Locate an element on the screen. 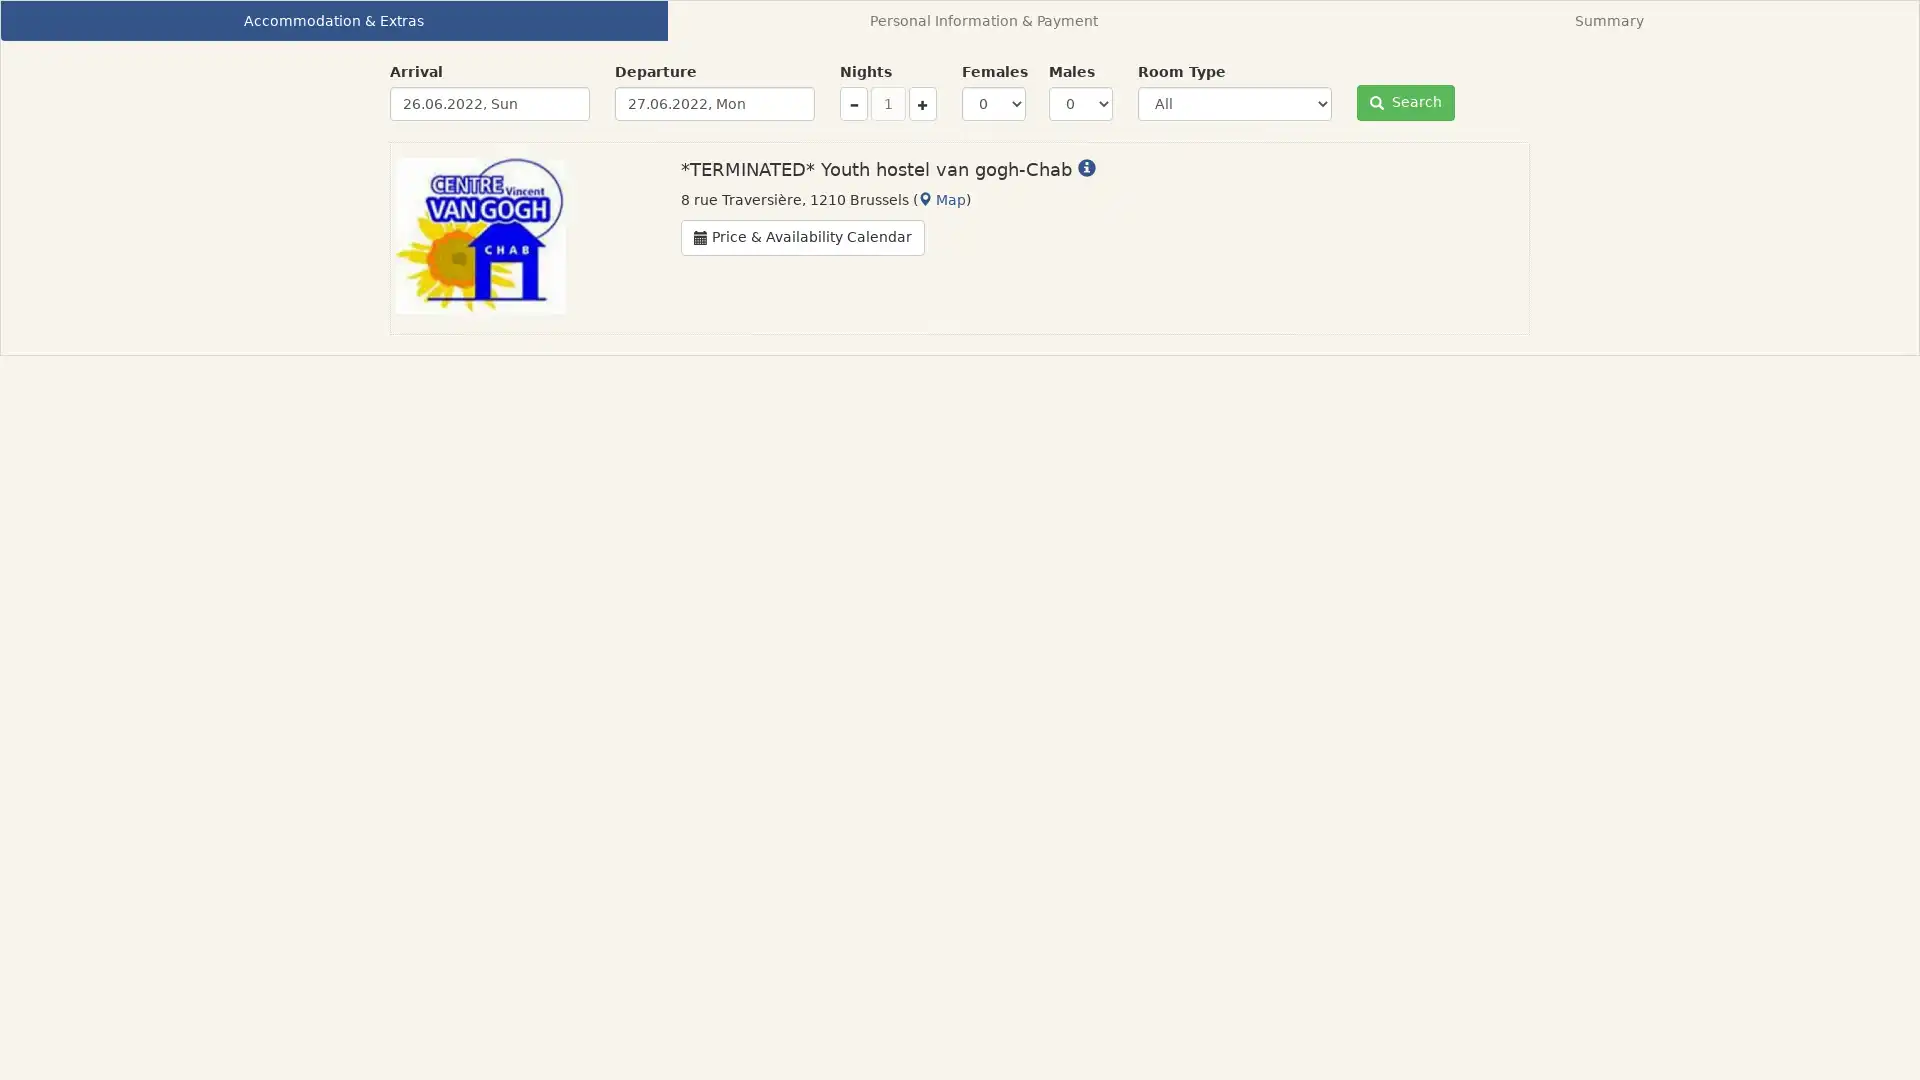 The width and height of the screenshot is (1920, 1080). 1 is located at coordinates (887, 104).